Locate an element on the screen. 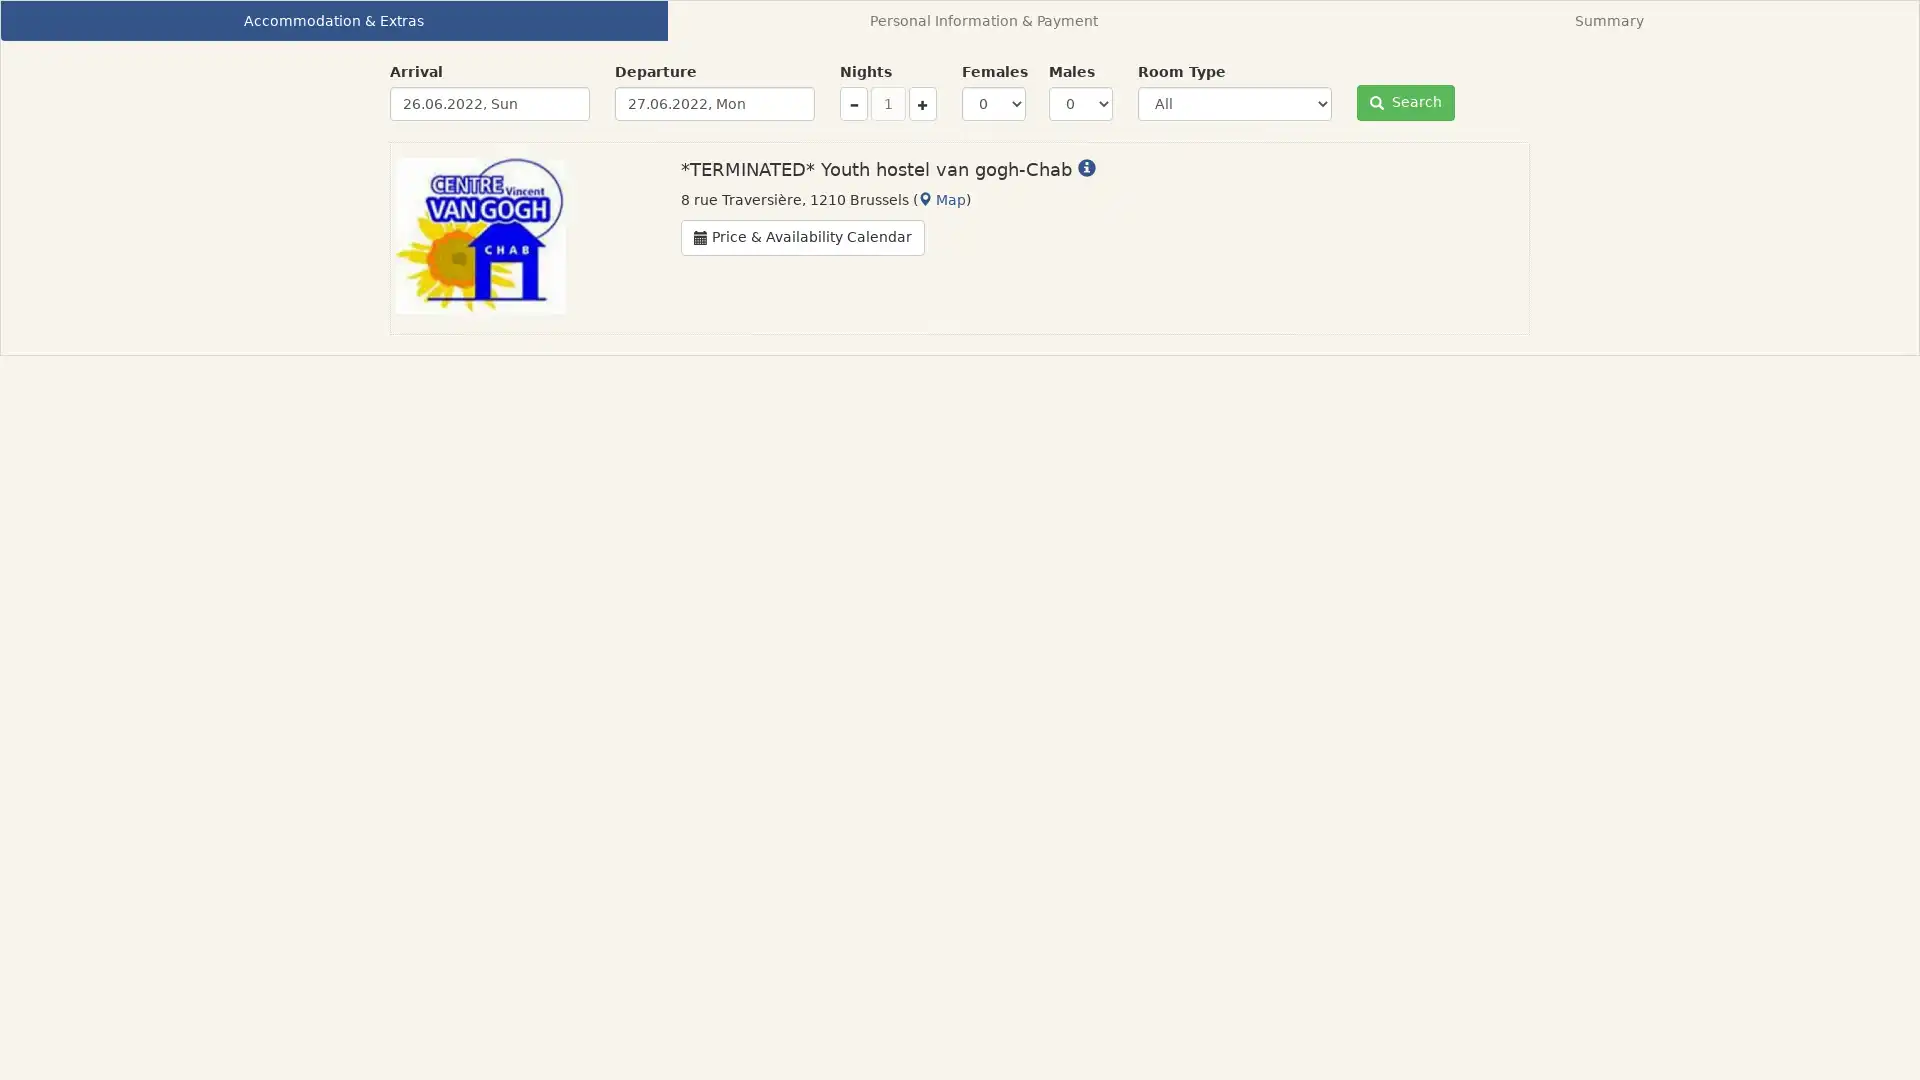 The width and height of the screenshot is (1920, 1080). 1 is located at coordinates (887, 104).